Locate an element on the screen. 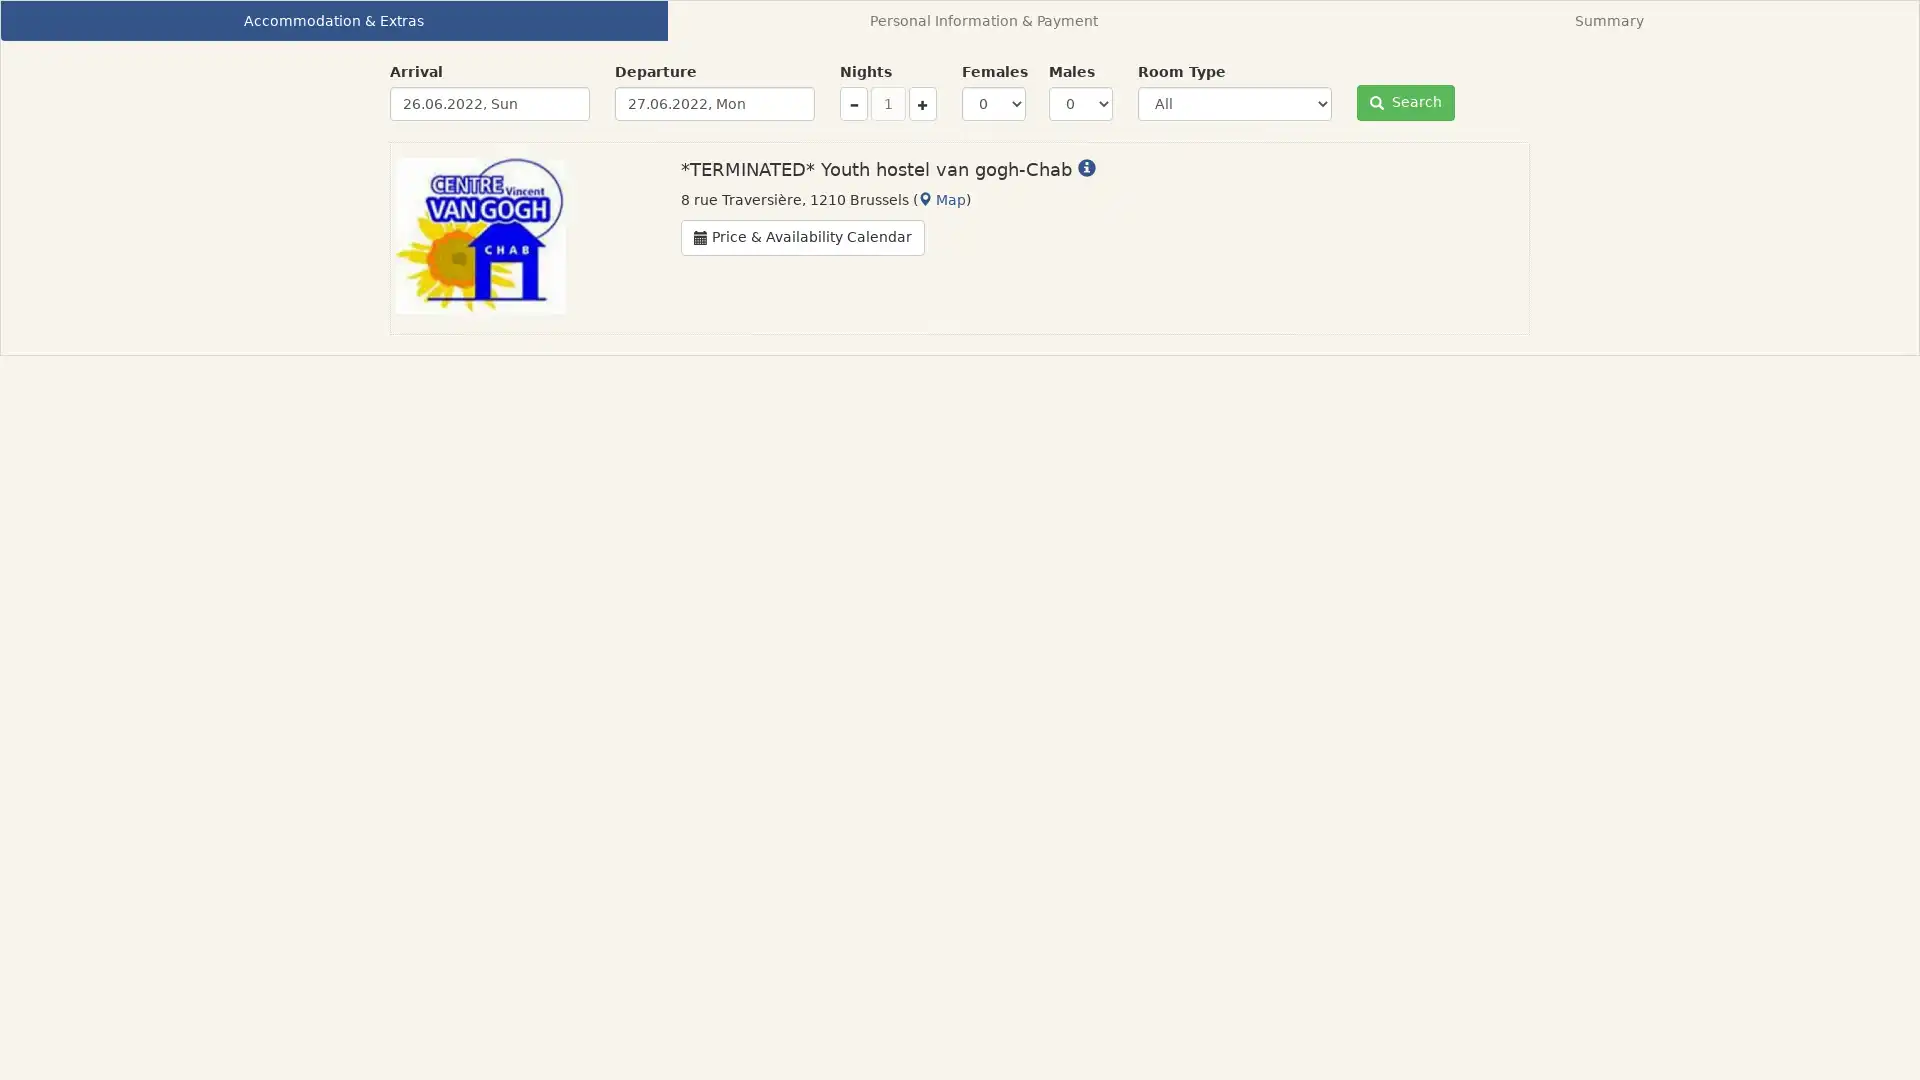 The width and height of the screenshot is (1920, 1080). 1 is located at coordinates (887, 104).